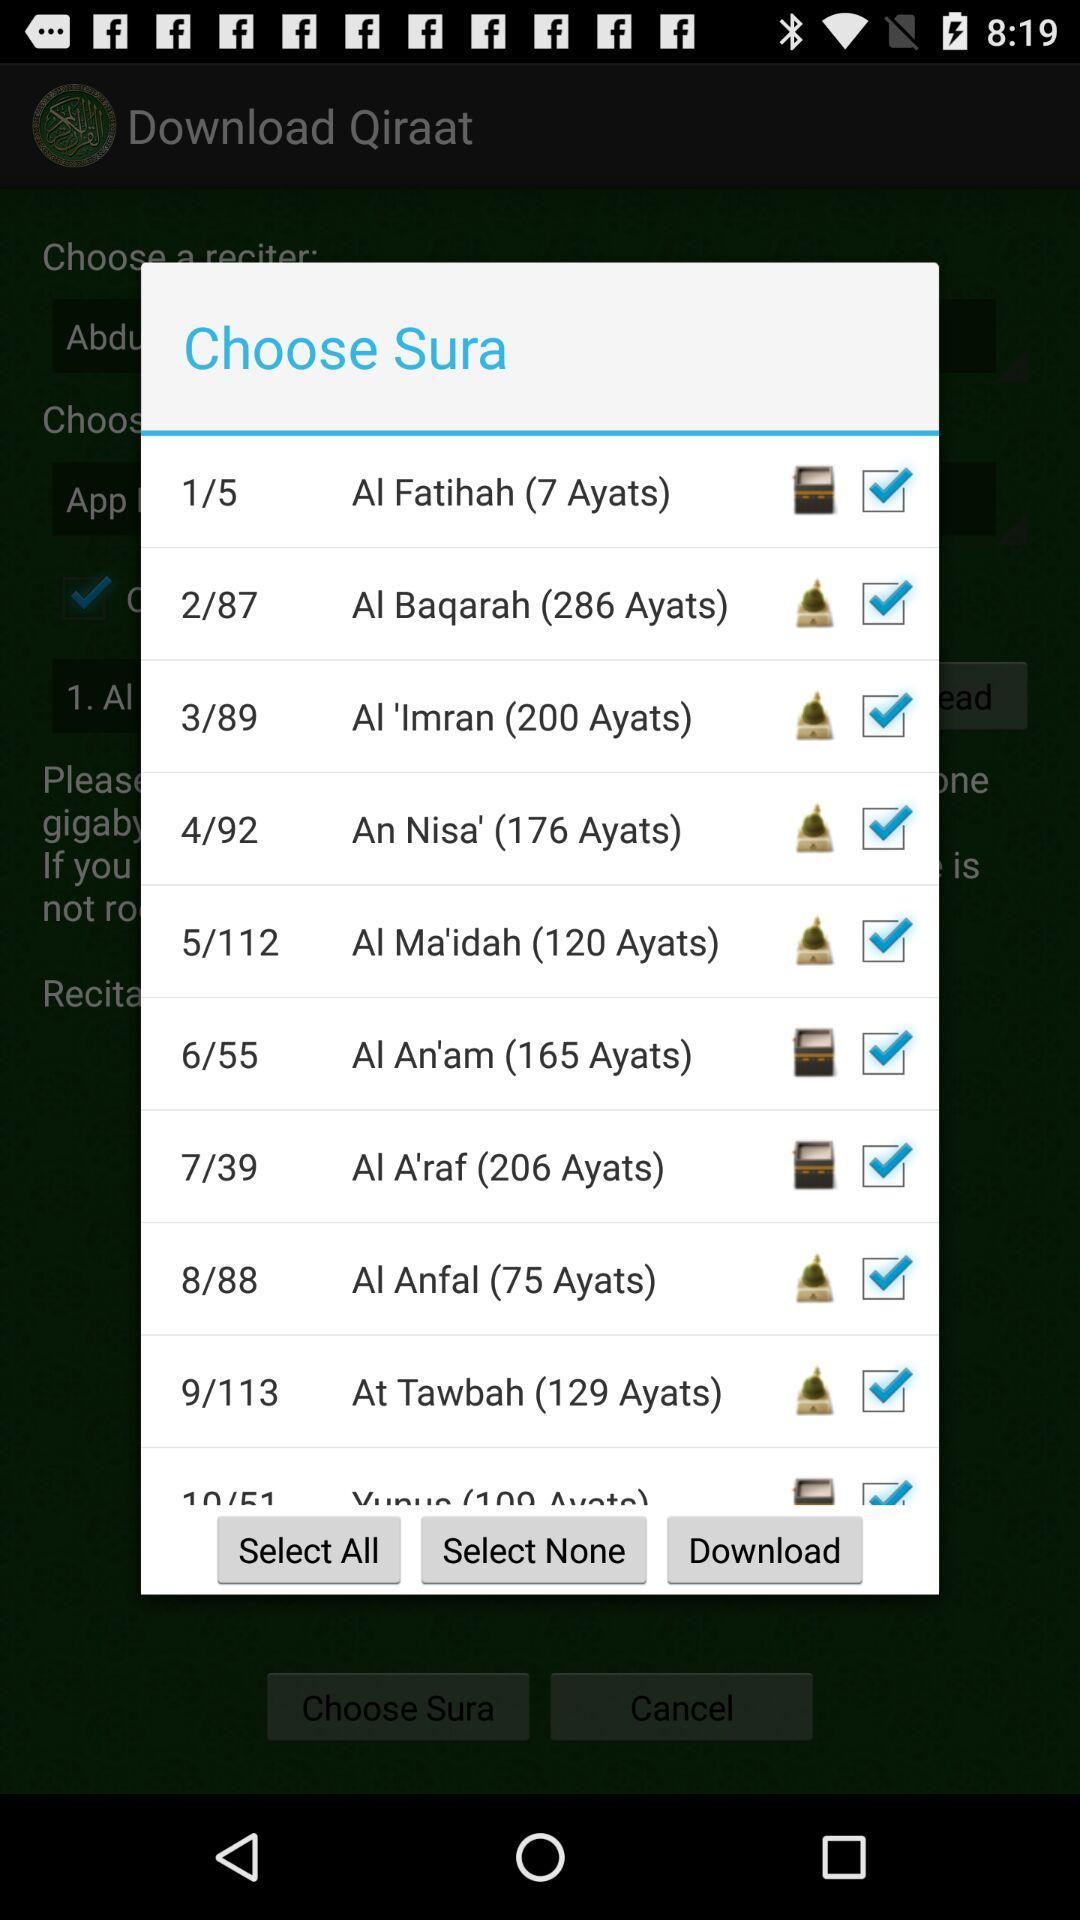  Describe the element at coordinates (882, 1052) in the screenshot. I see `check or uncheck sura` at that location.